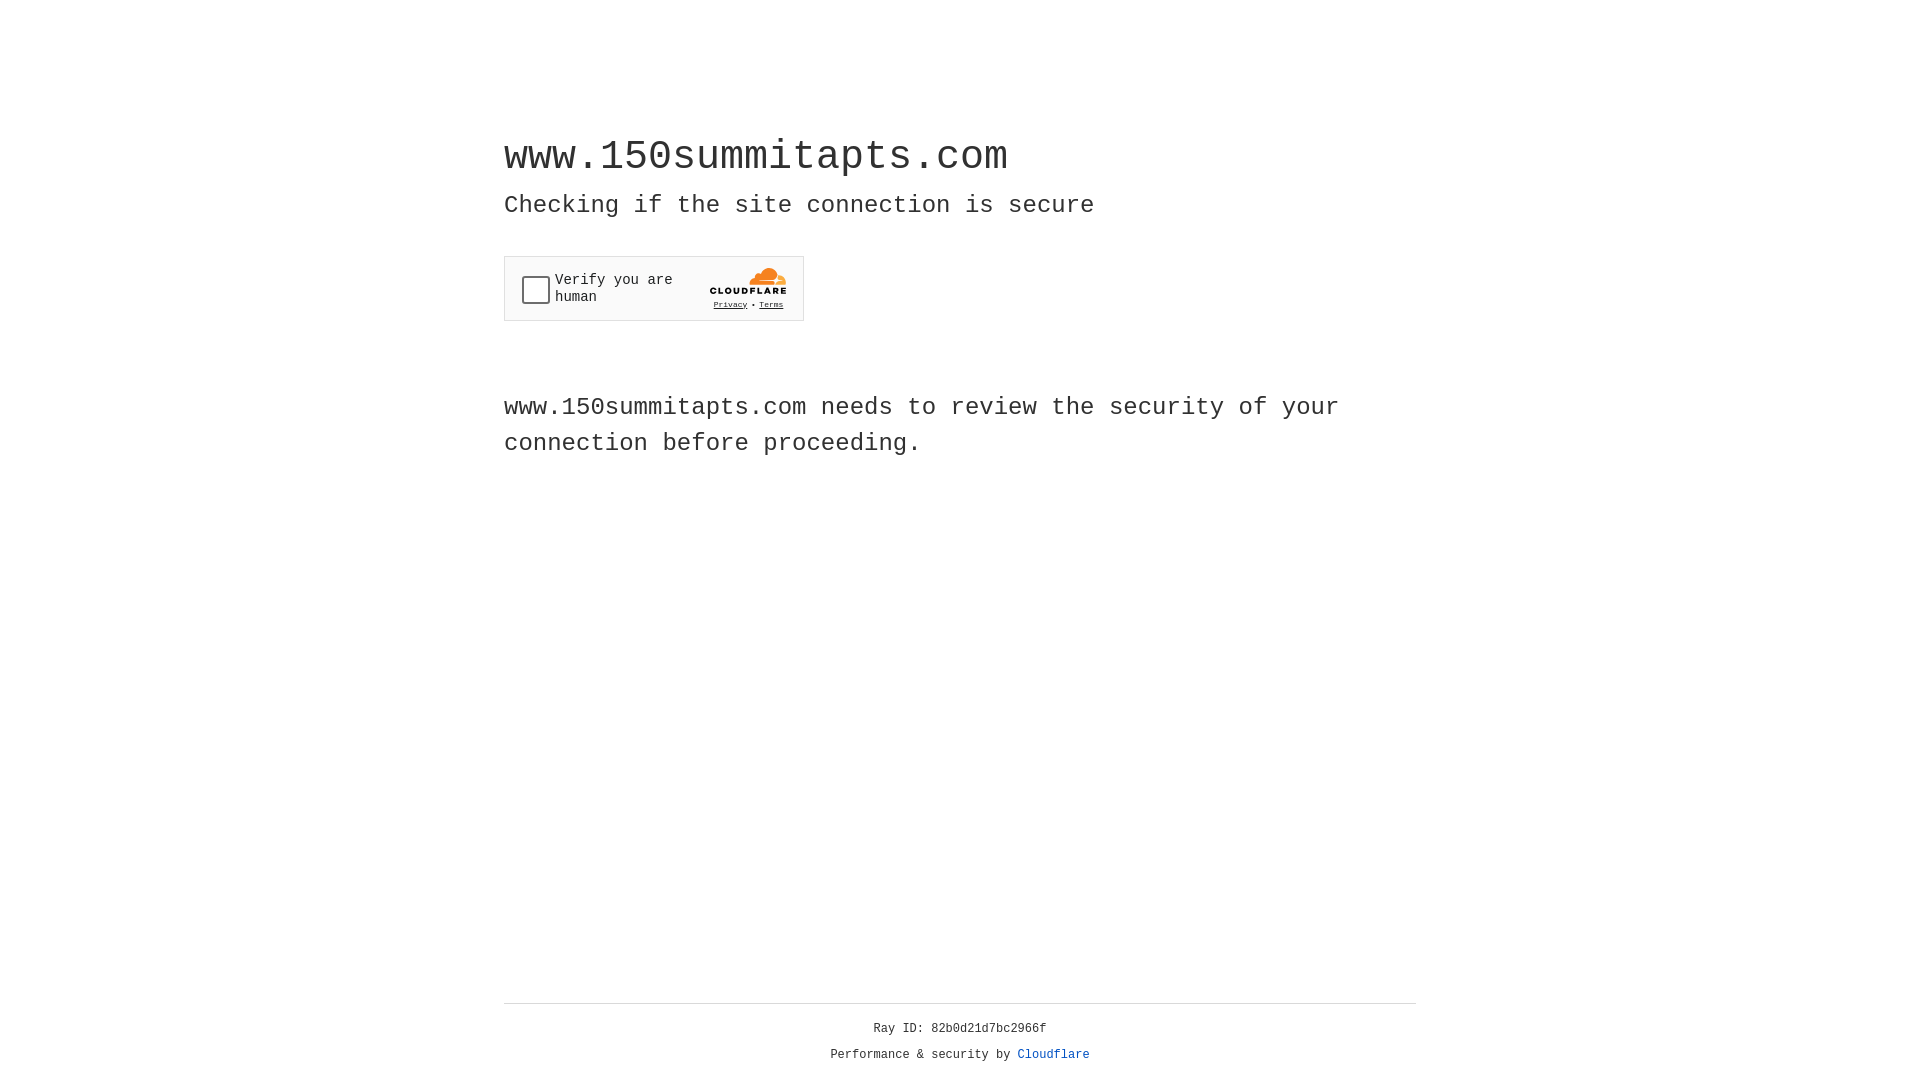 The image size is (1920, 1080). I want to click on 'Cloudflare', so click(1053, 1054).